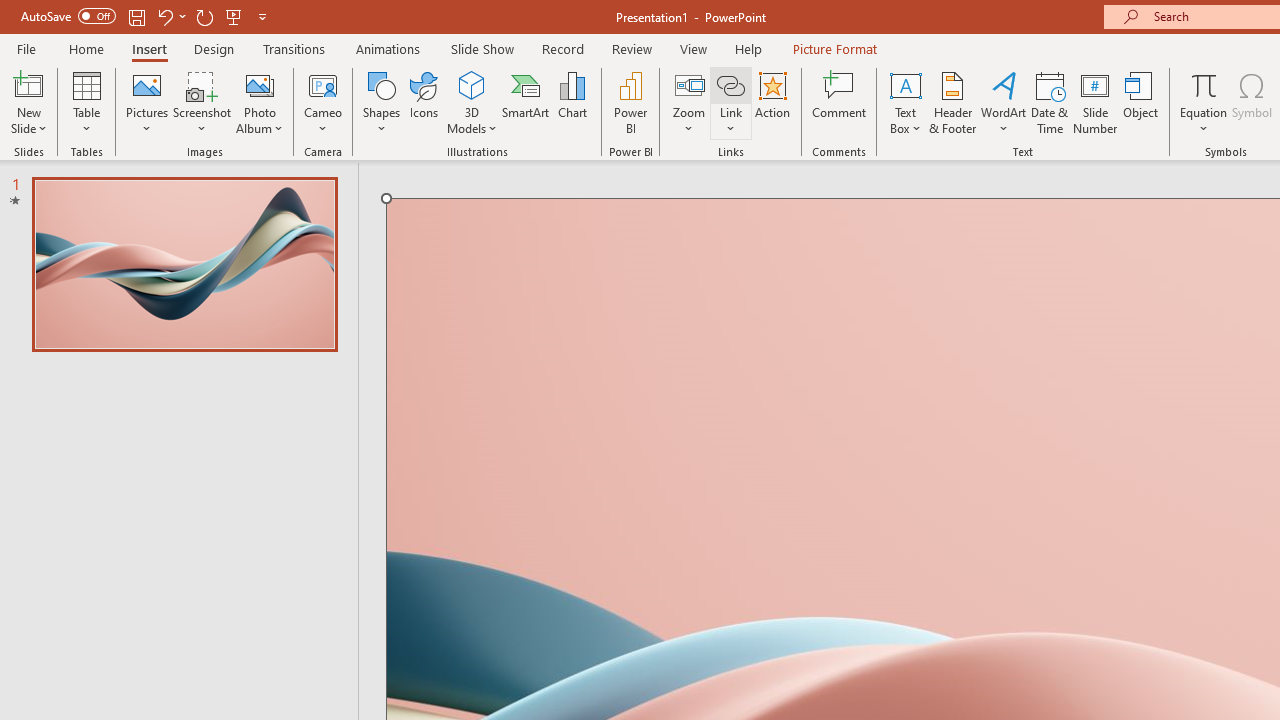  Describe the element at coordinates (730, 84) in the screenshot. I see `'Link'` at that location.